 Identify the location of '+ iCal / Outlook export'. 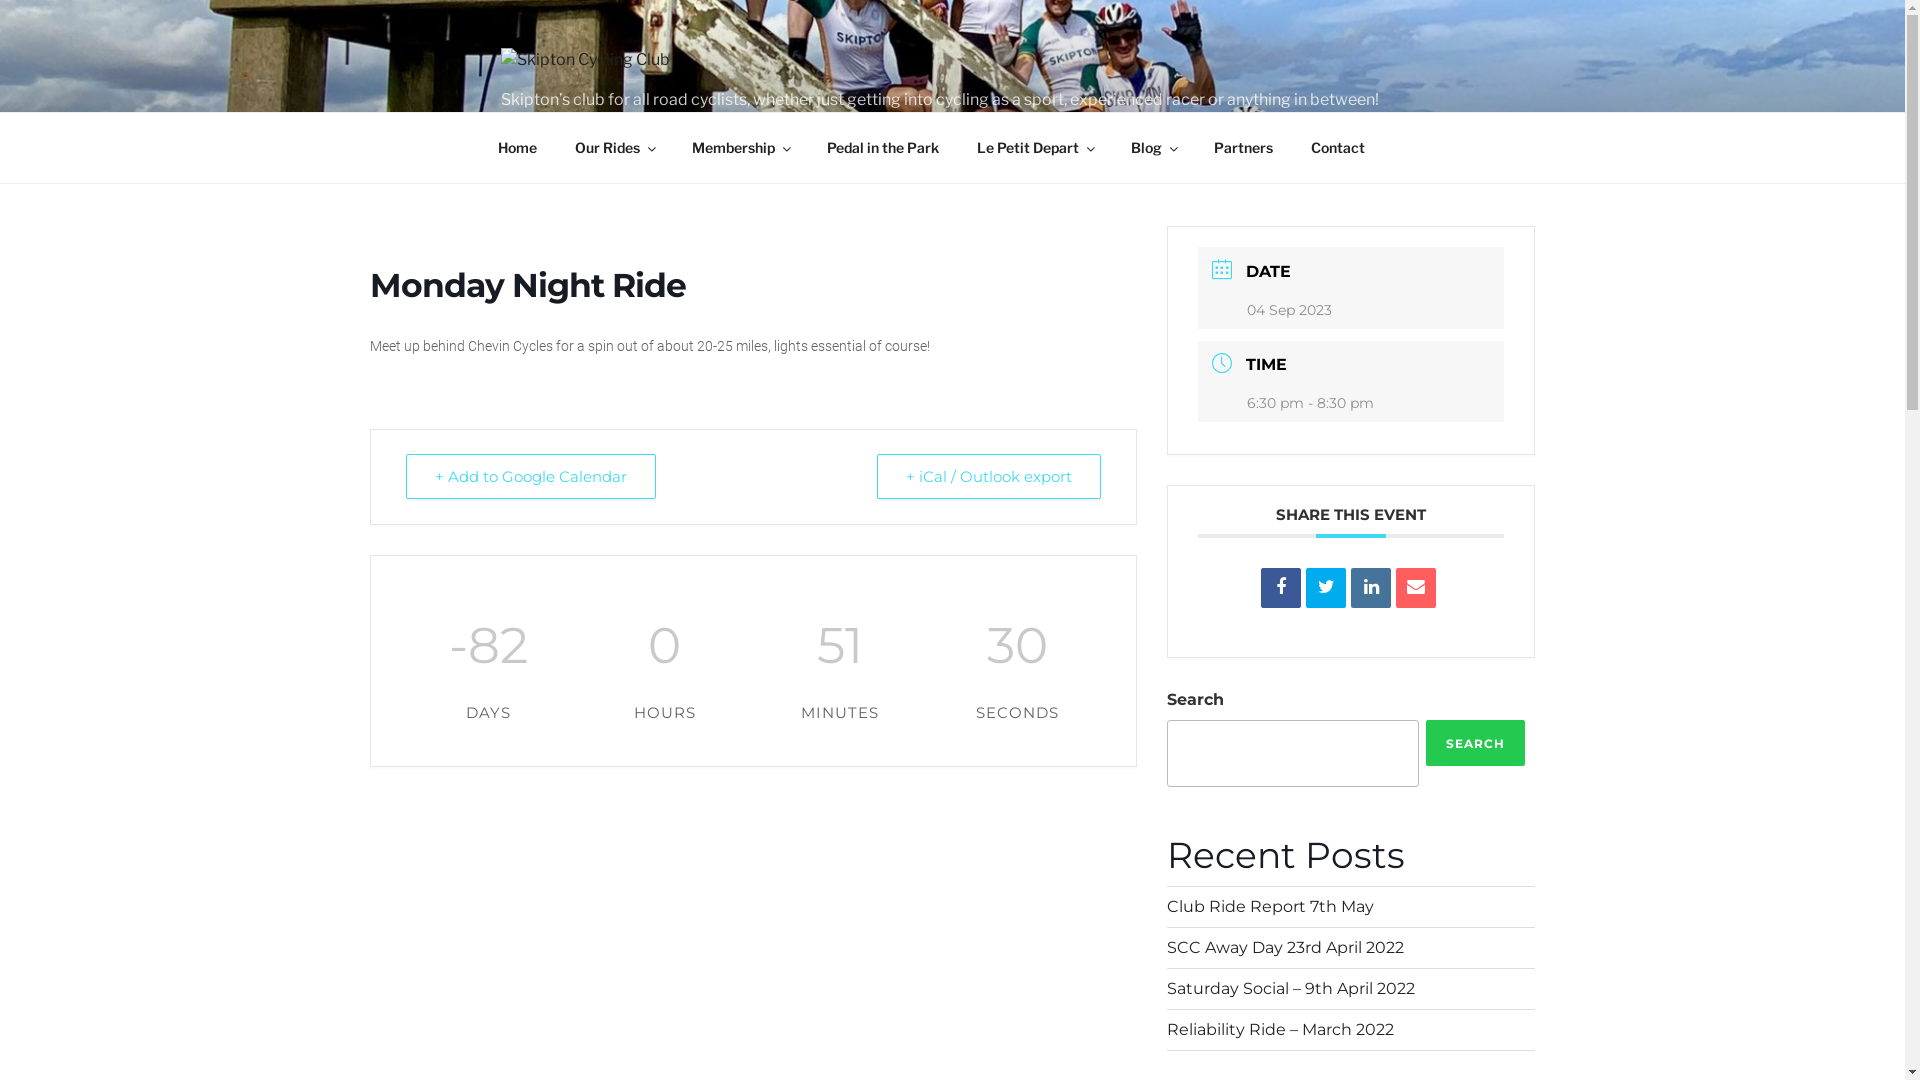
(988, 476).